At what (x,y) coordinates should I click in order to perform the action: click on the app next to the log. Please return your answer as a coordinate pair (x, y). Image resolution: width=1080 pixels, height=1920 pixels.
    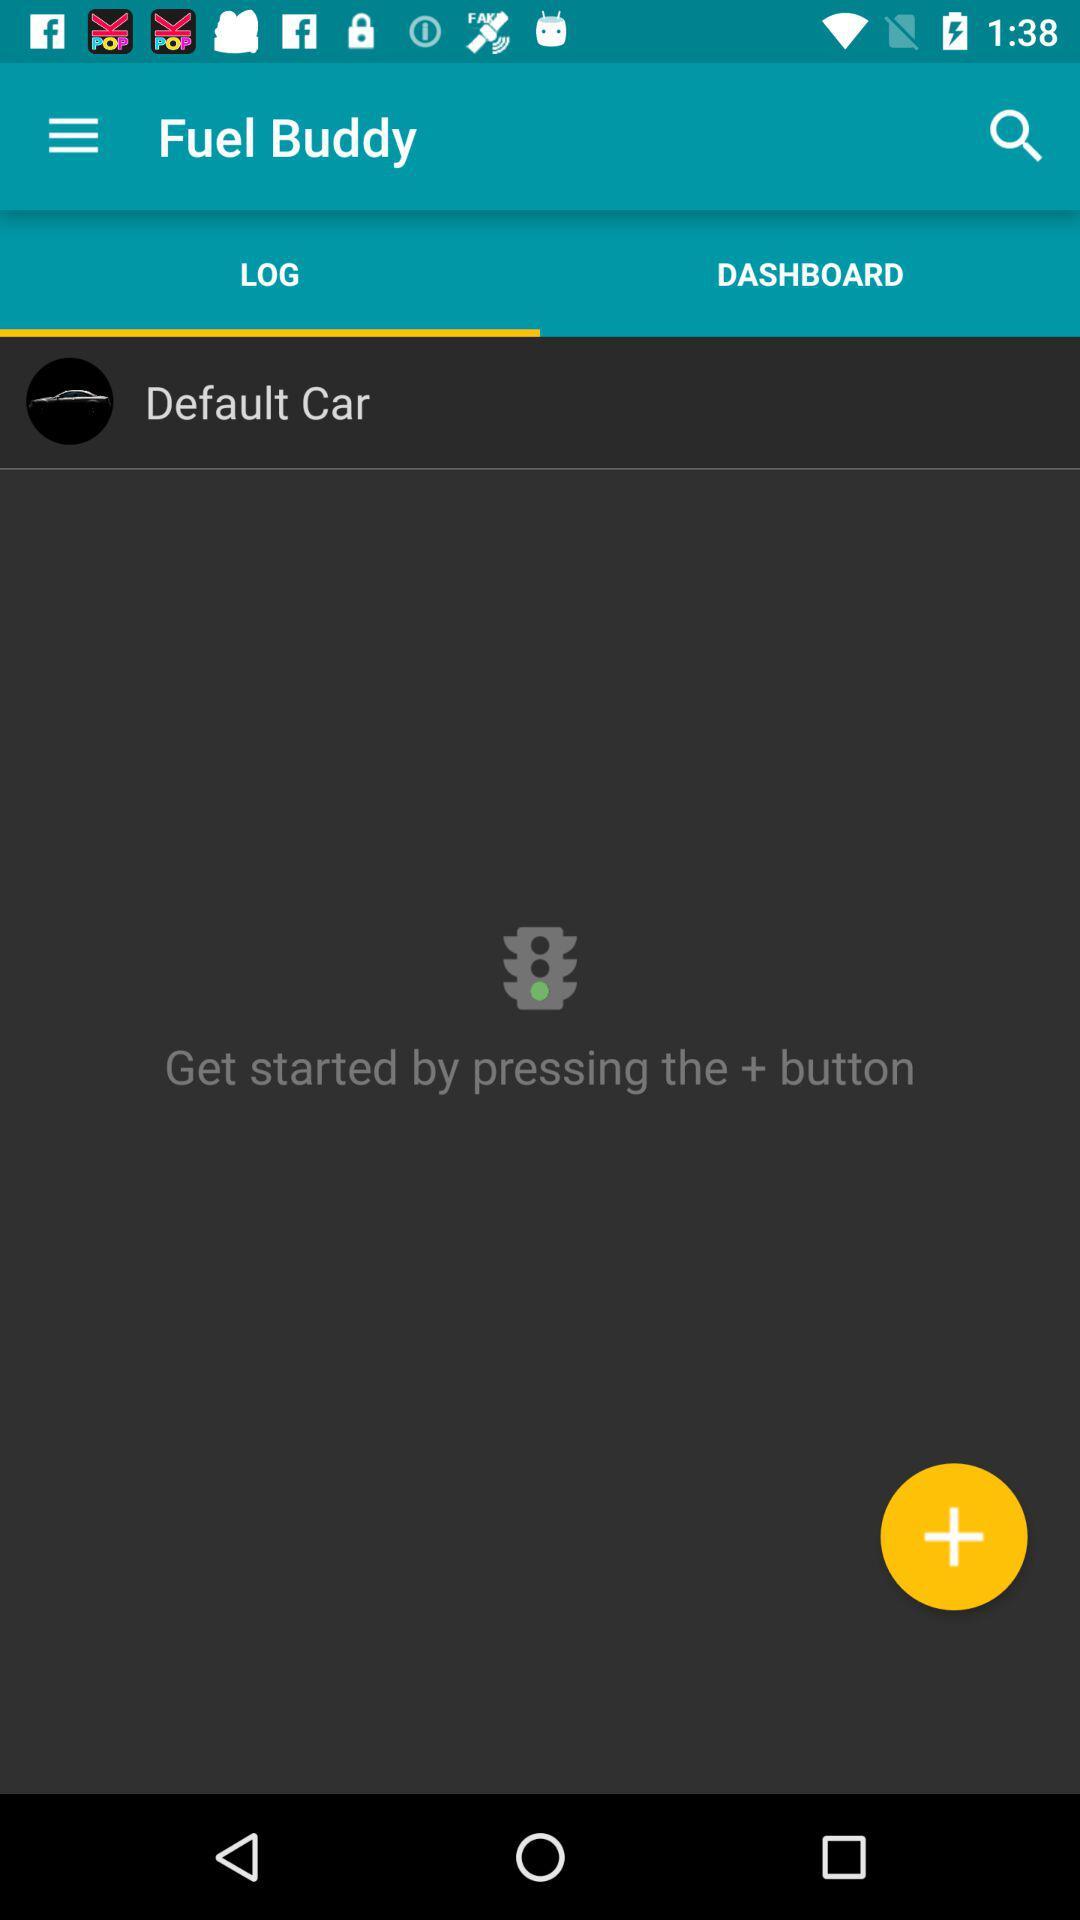
    Looking at the image, I should click on (810, 272).